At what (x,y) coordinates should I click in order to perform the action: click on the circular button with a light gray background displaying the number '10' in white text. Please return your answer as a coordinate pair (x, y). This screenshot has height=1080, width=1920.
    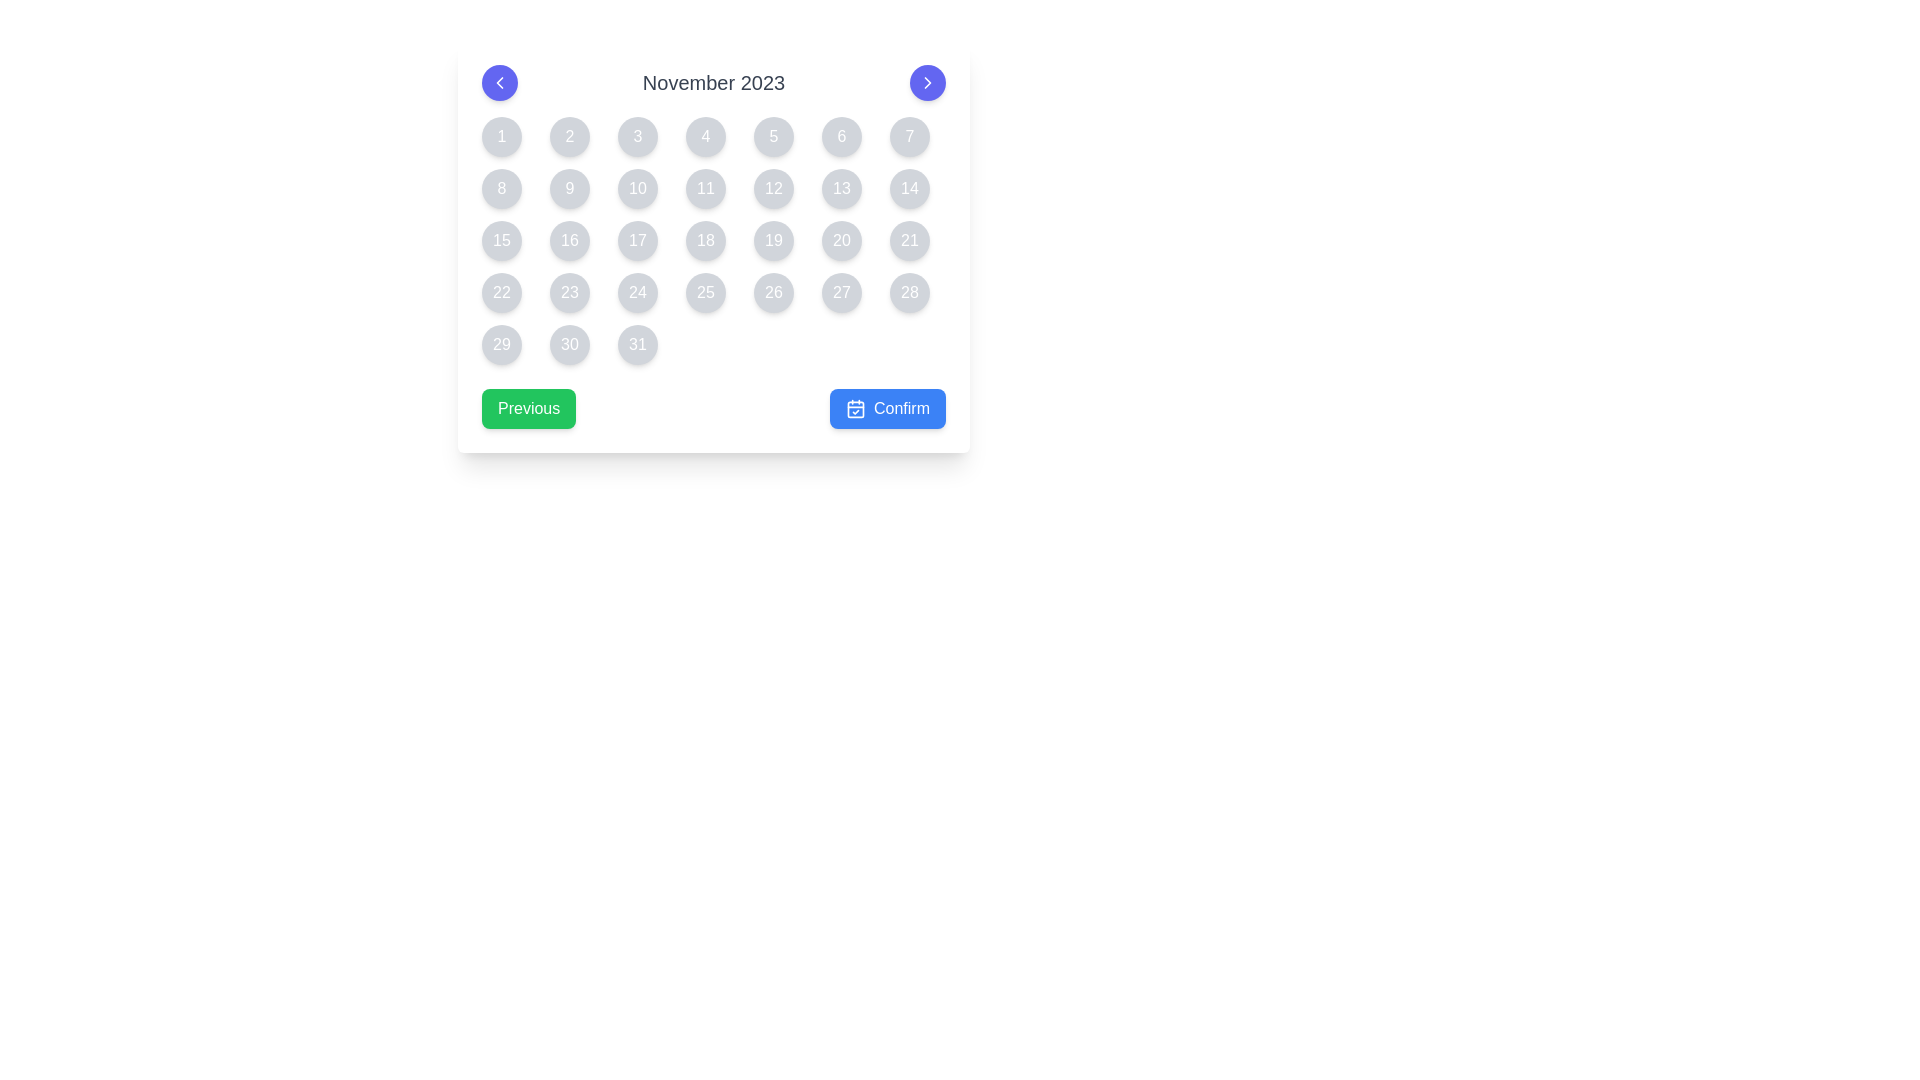
    Looking at the image, I should click on (637, 189).